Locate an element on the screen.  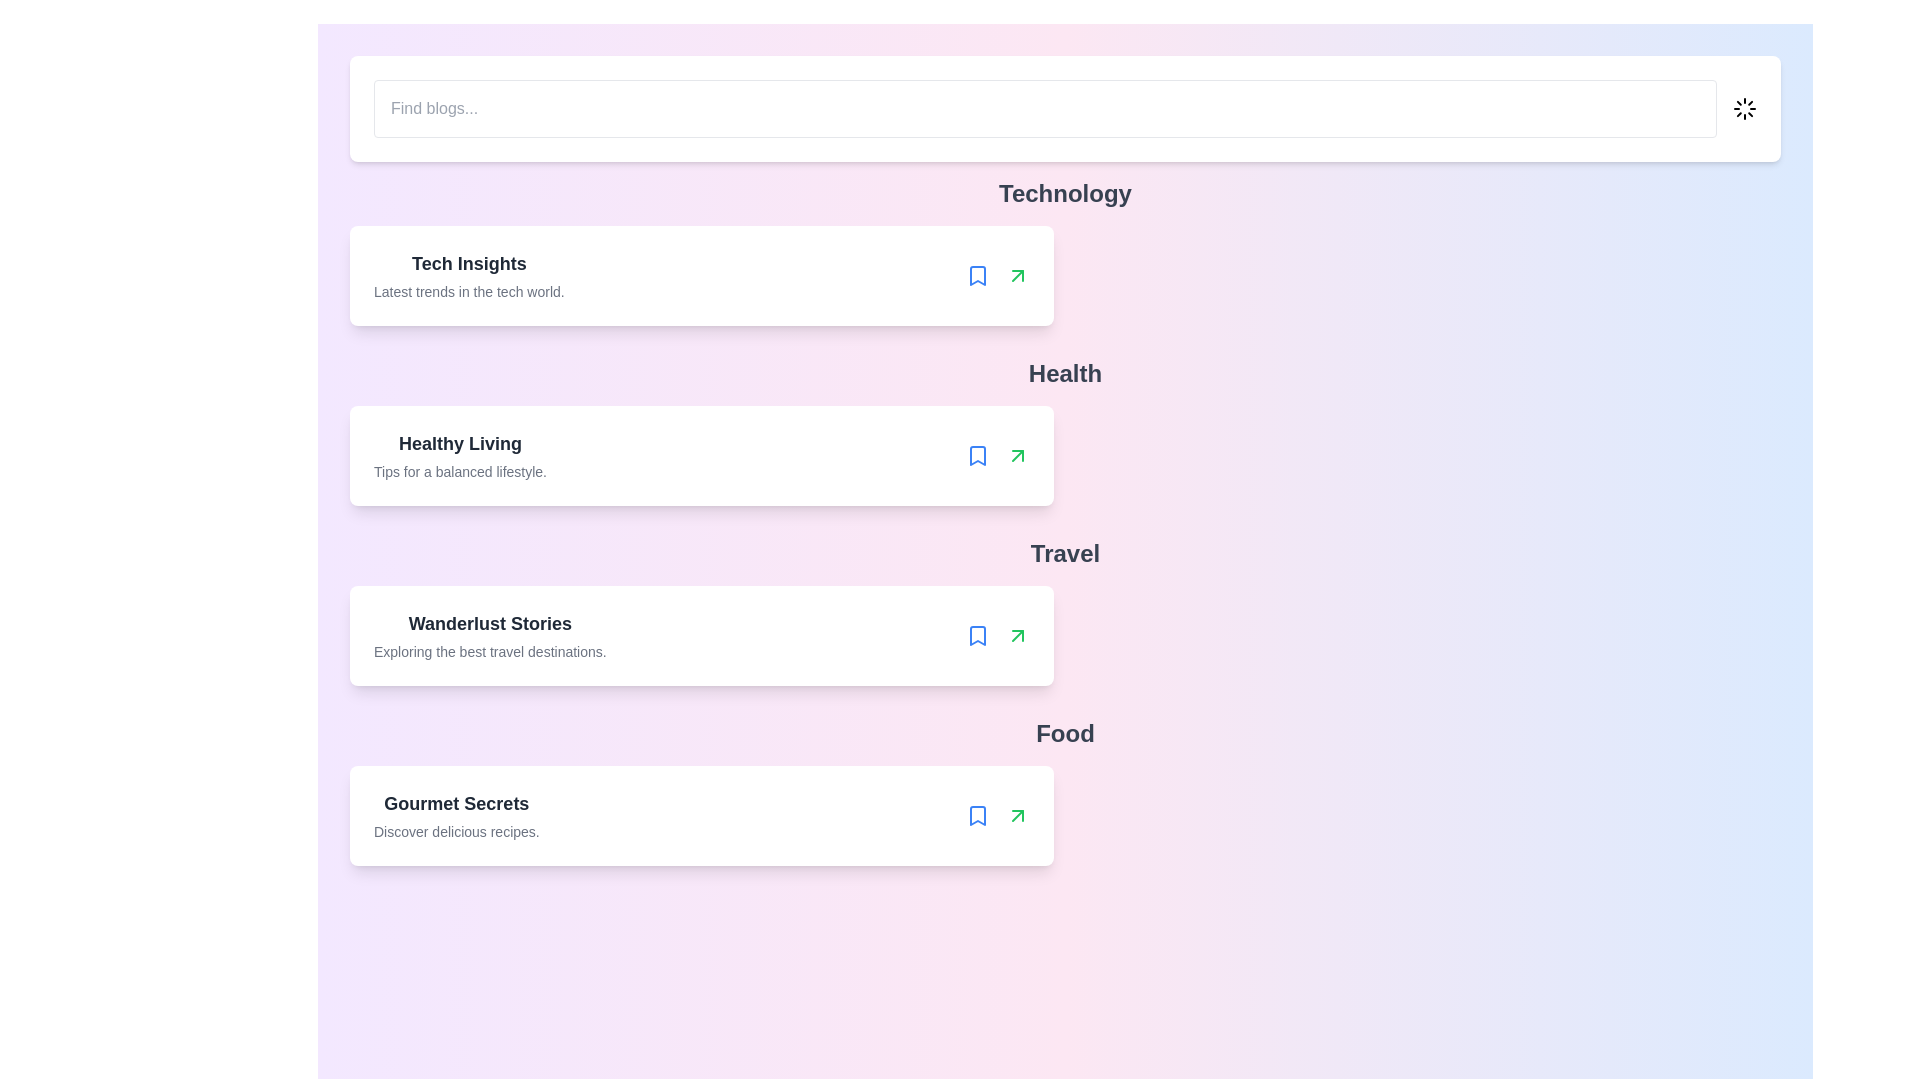
the text element with the heading 'Gourmet Secrets', which is styled in a bold, large font and is located in the 'Food' section is located at coordinates (455, 802).